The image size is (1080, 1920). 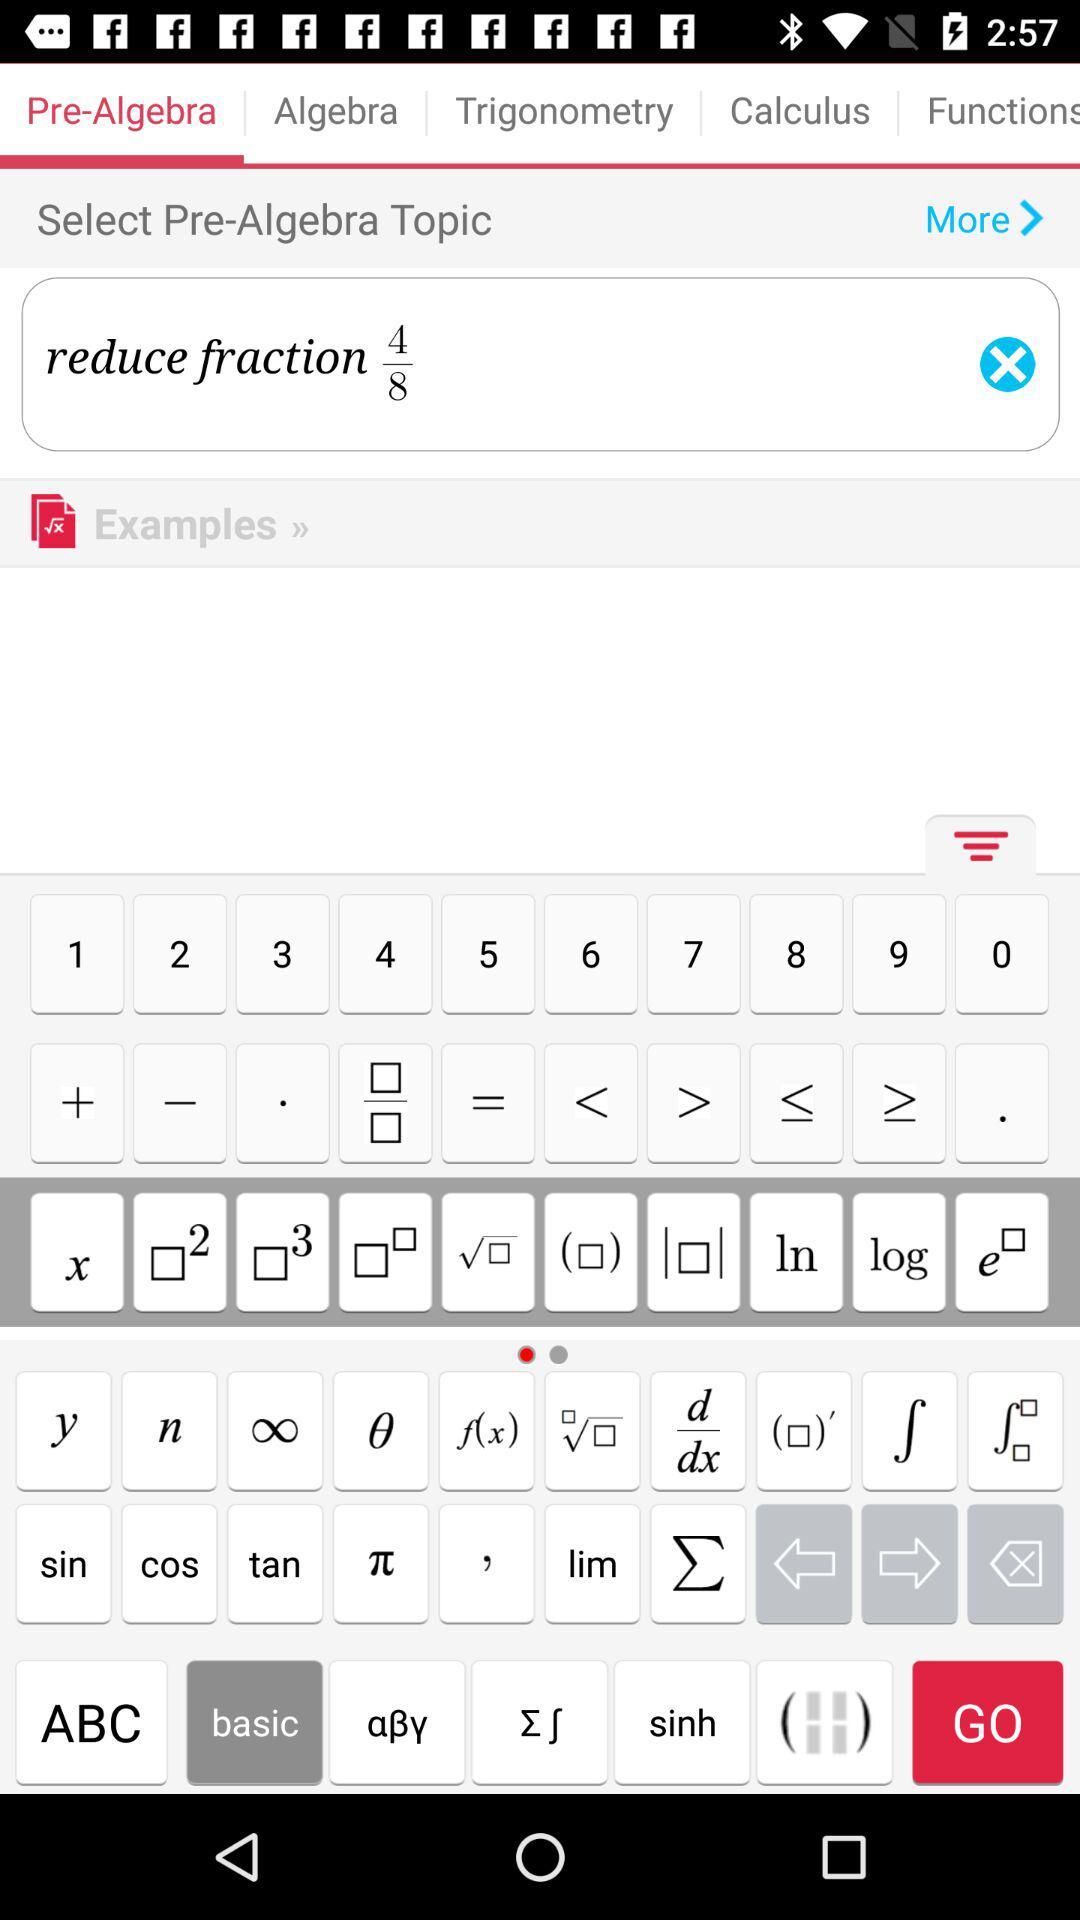 What do you see at coordinates (909, 1562) in the screenshot?
I see `move the cursor to the right` at bounding box center [909, 1562].